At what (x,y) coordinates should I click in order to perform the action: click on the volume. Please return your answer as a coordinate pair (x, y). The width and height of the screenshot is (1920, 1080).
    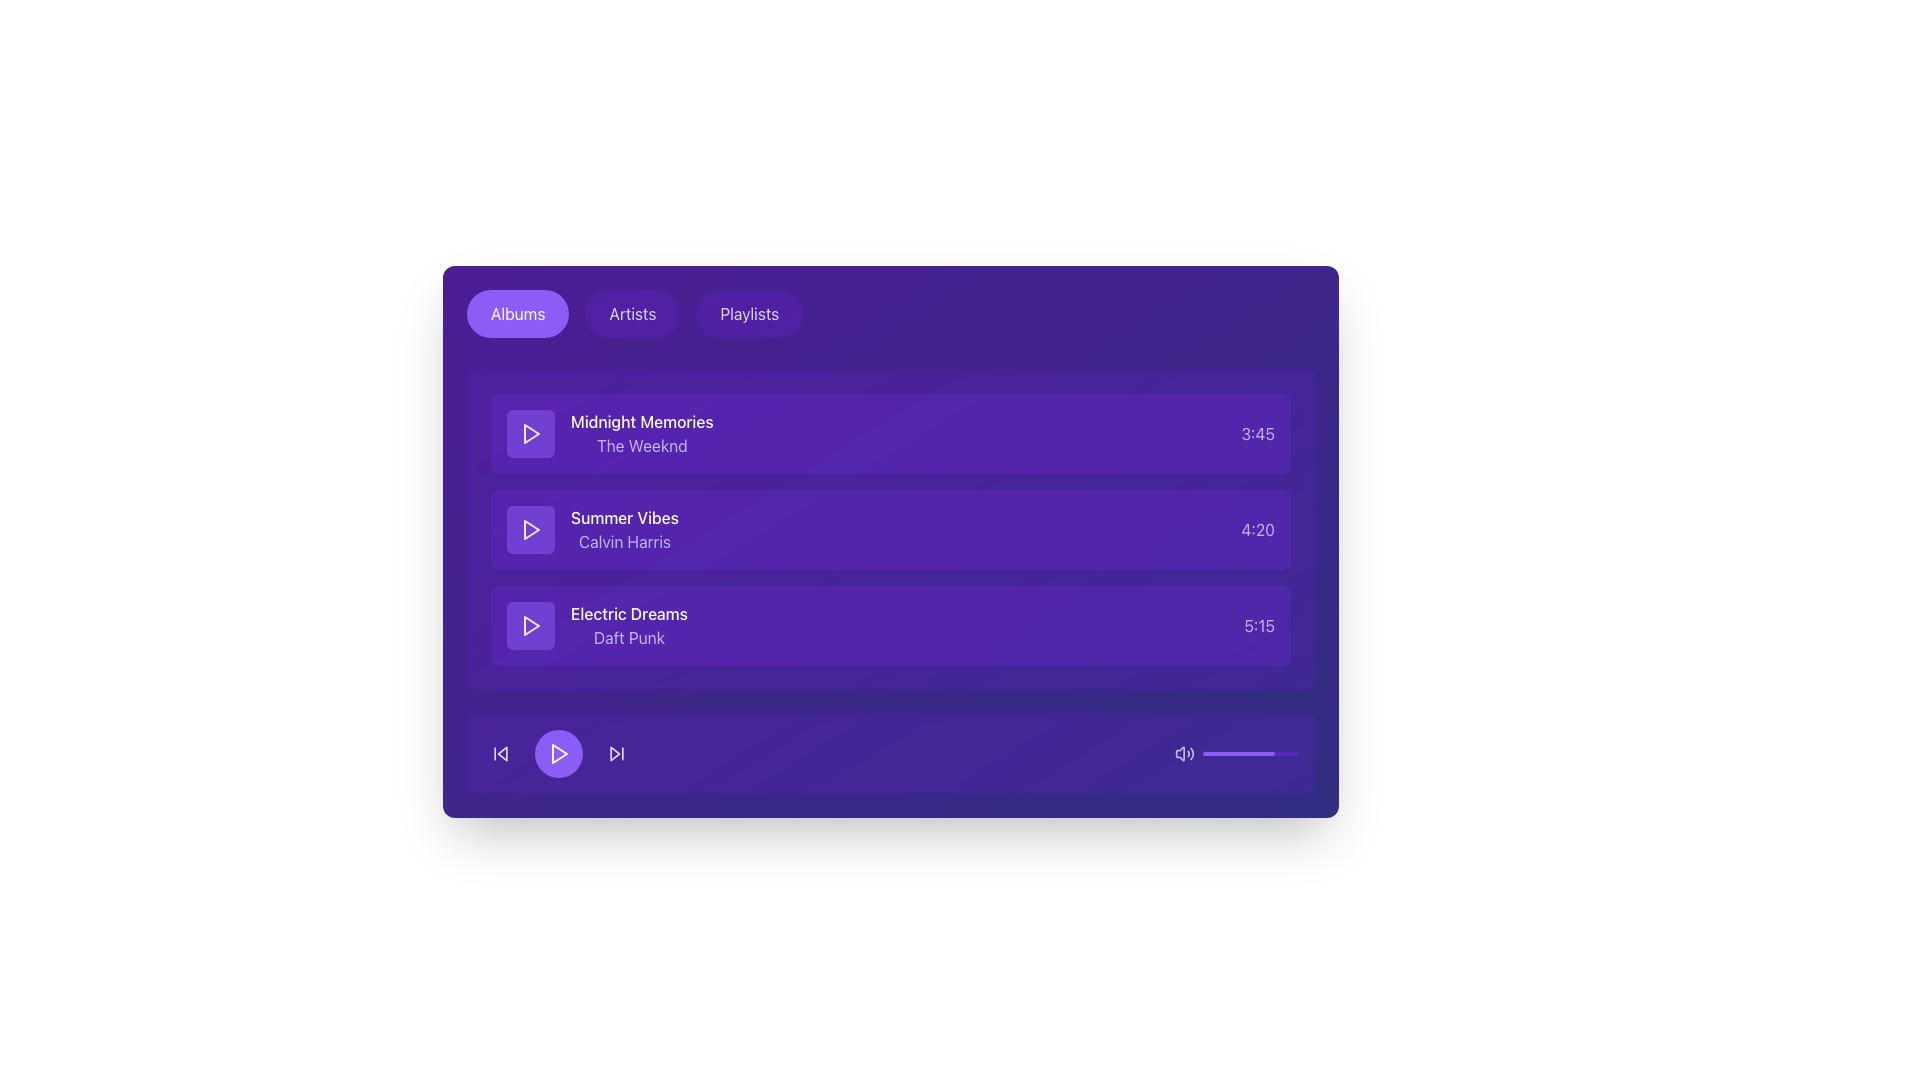
    Looking at the image, I should click on (1251, 753).